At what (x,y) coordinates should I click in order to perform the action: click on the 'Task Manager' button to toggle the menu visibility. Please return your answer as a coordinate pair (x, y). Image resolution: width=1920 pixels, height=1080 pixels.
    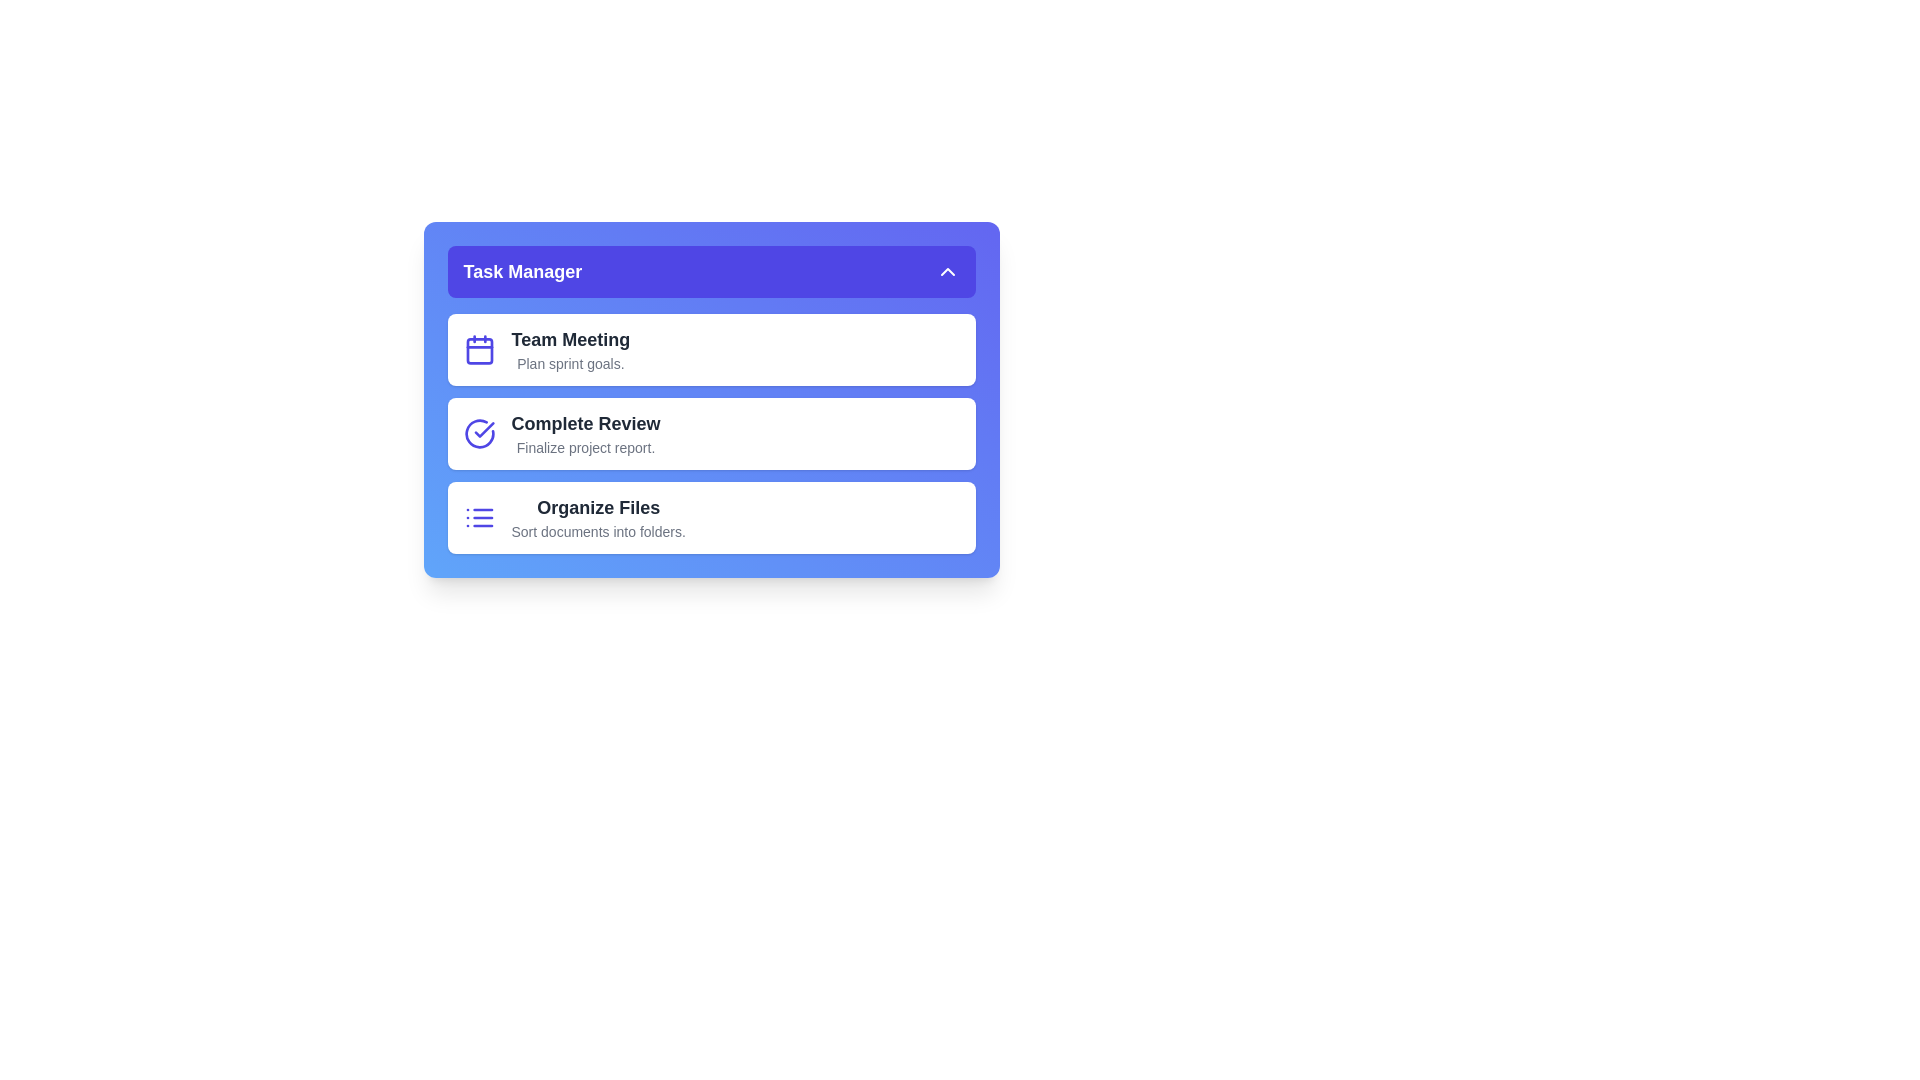
    Looking at the image, I should click on (711, 272).